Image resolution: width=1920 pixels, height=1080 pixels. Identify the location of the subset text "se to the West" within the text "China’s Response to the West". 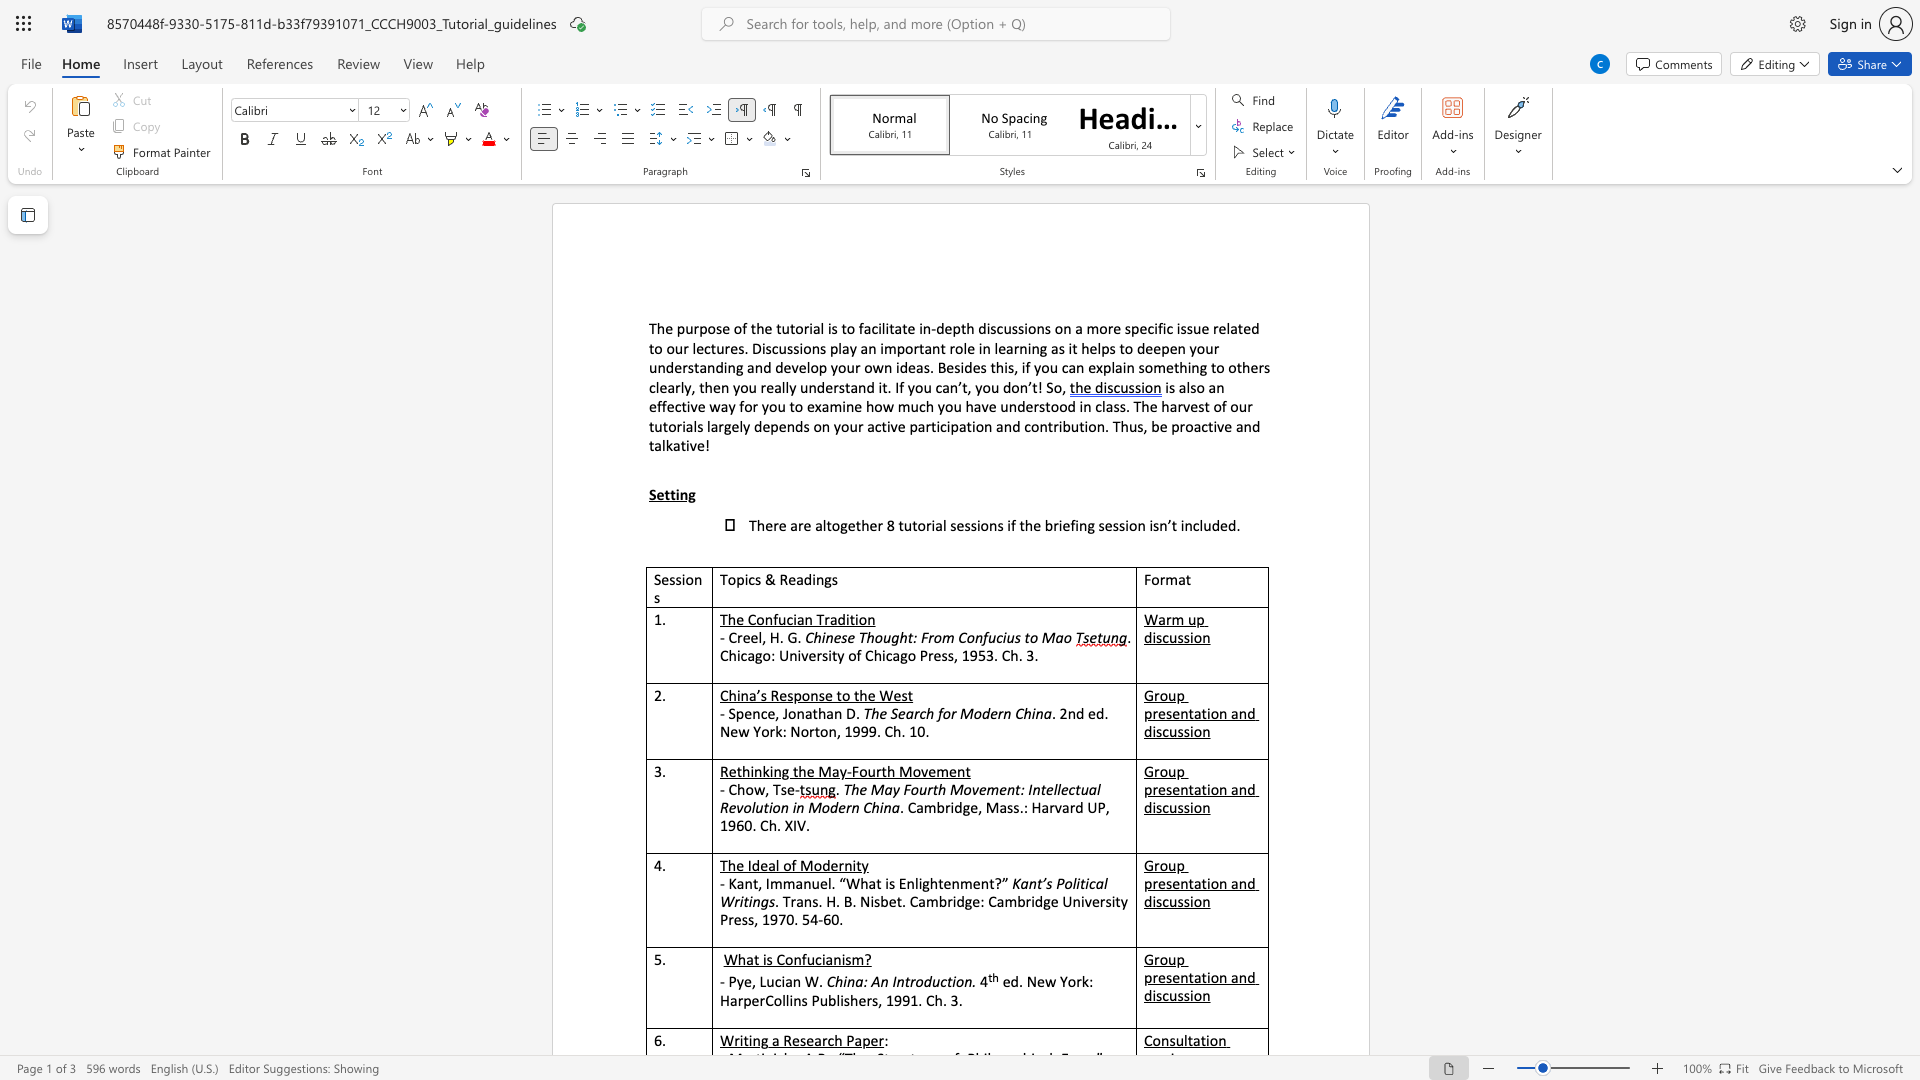
(818, 694).